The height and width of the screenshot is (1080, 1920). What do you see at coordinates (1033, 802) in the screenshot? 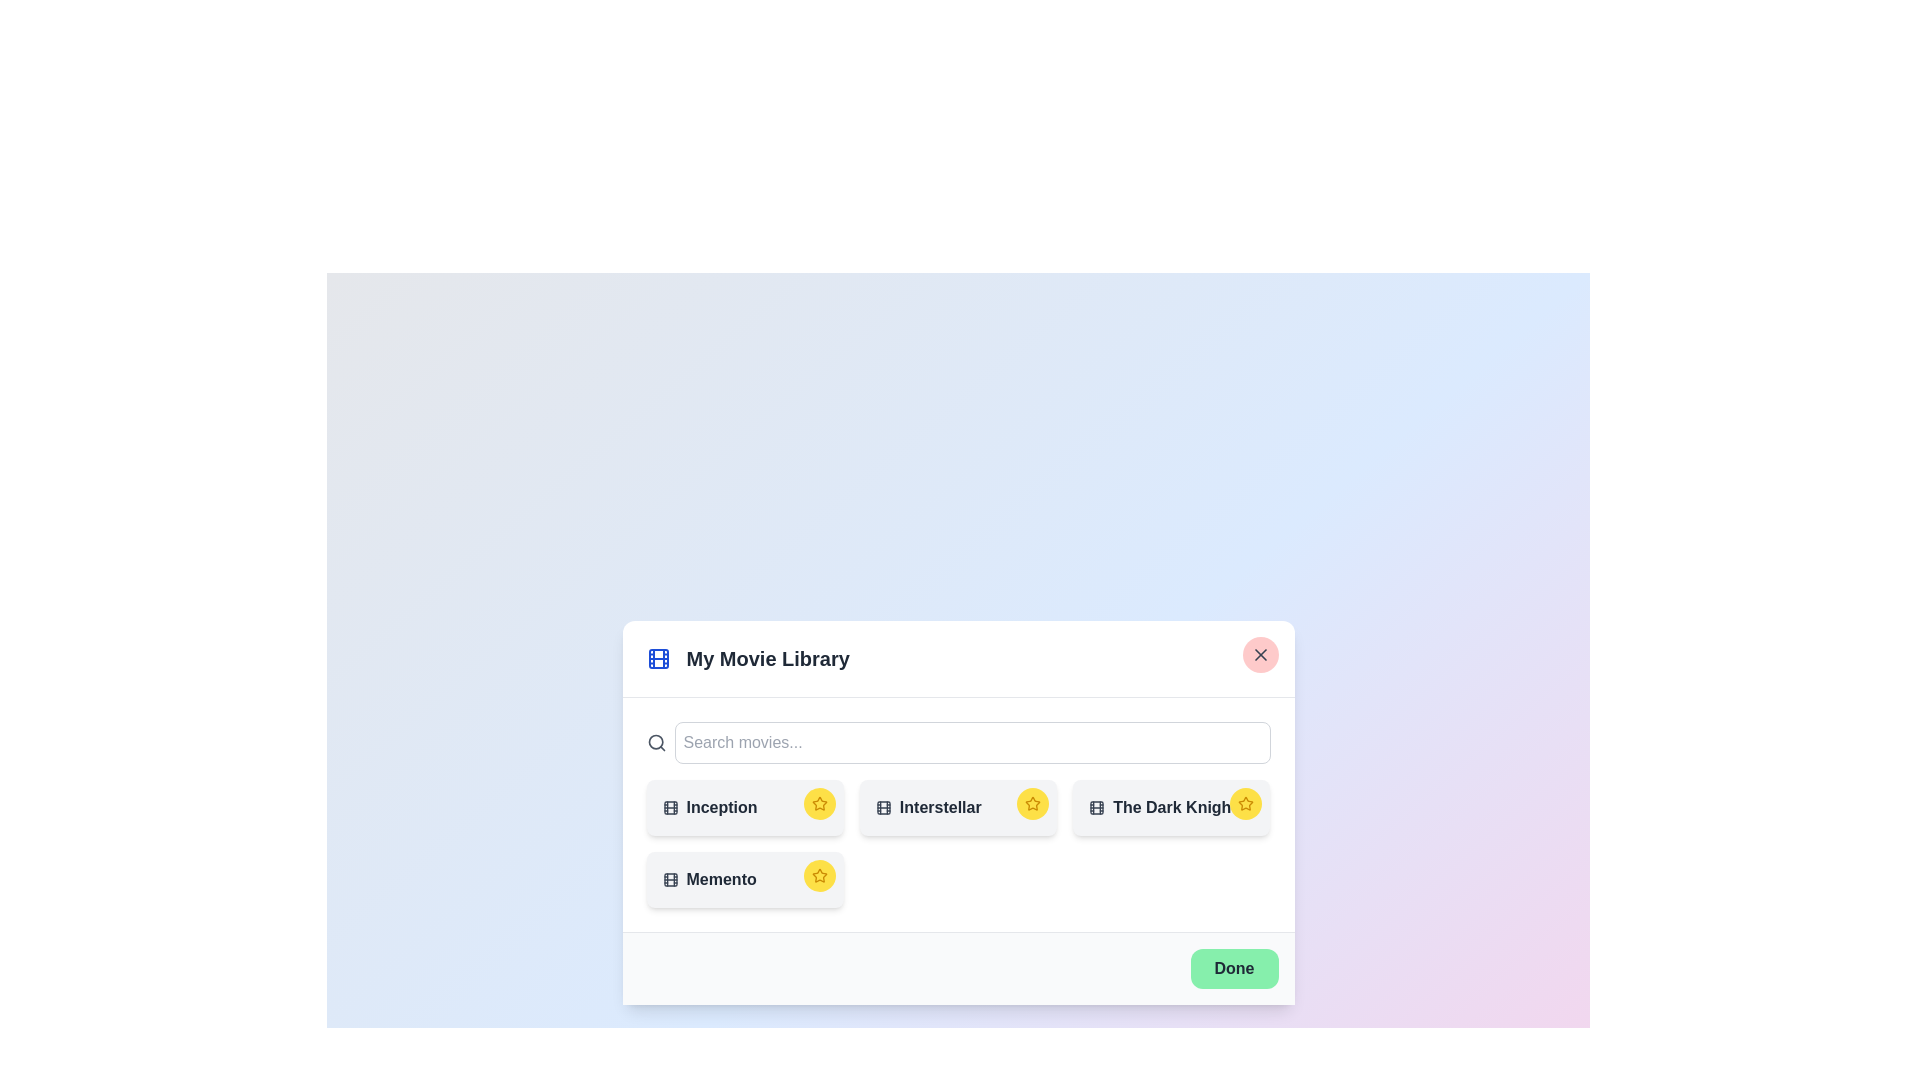
I see `the yellow star-shaped icon adjacent to the text 'Interstellar'` at bounding box center [1033, 802].